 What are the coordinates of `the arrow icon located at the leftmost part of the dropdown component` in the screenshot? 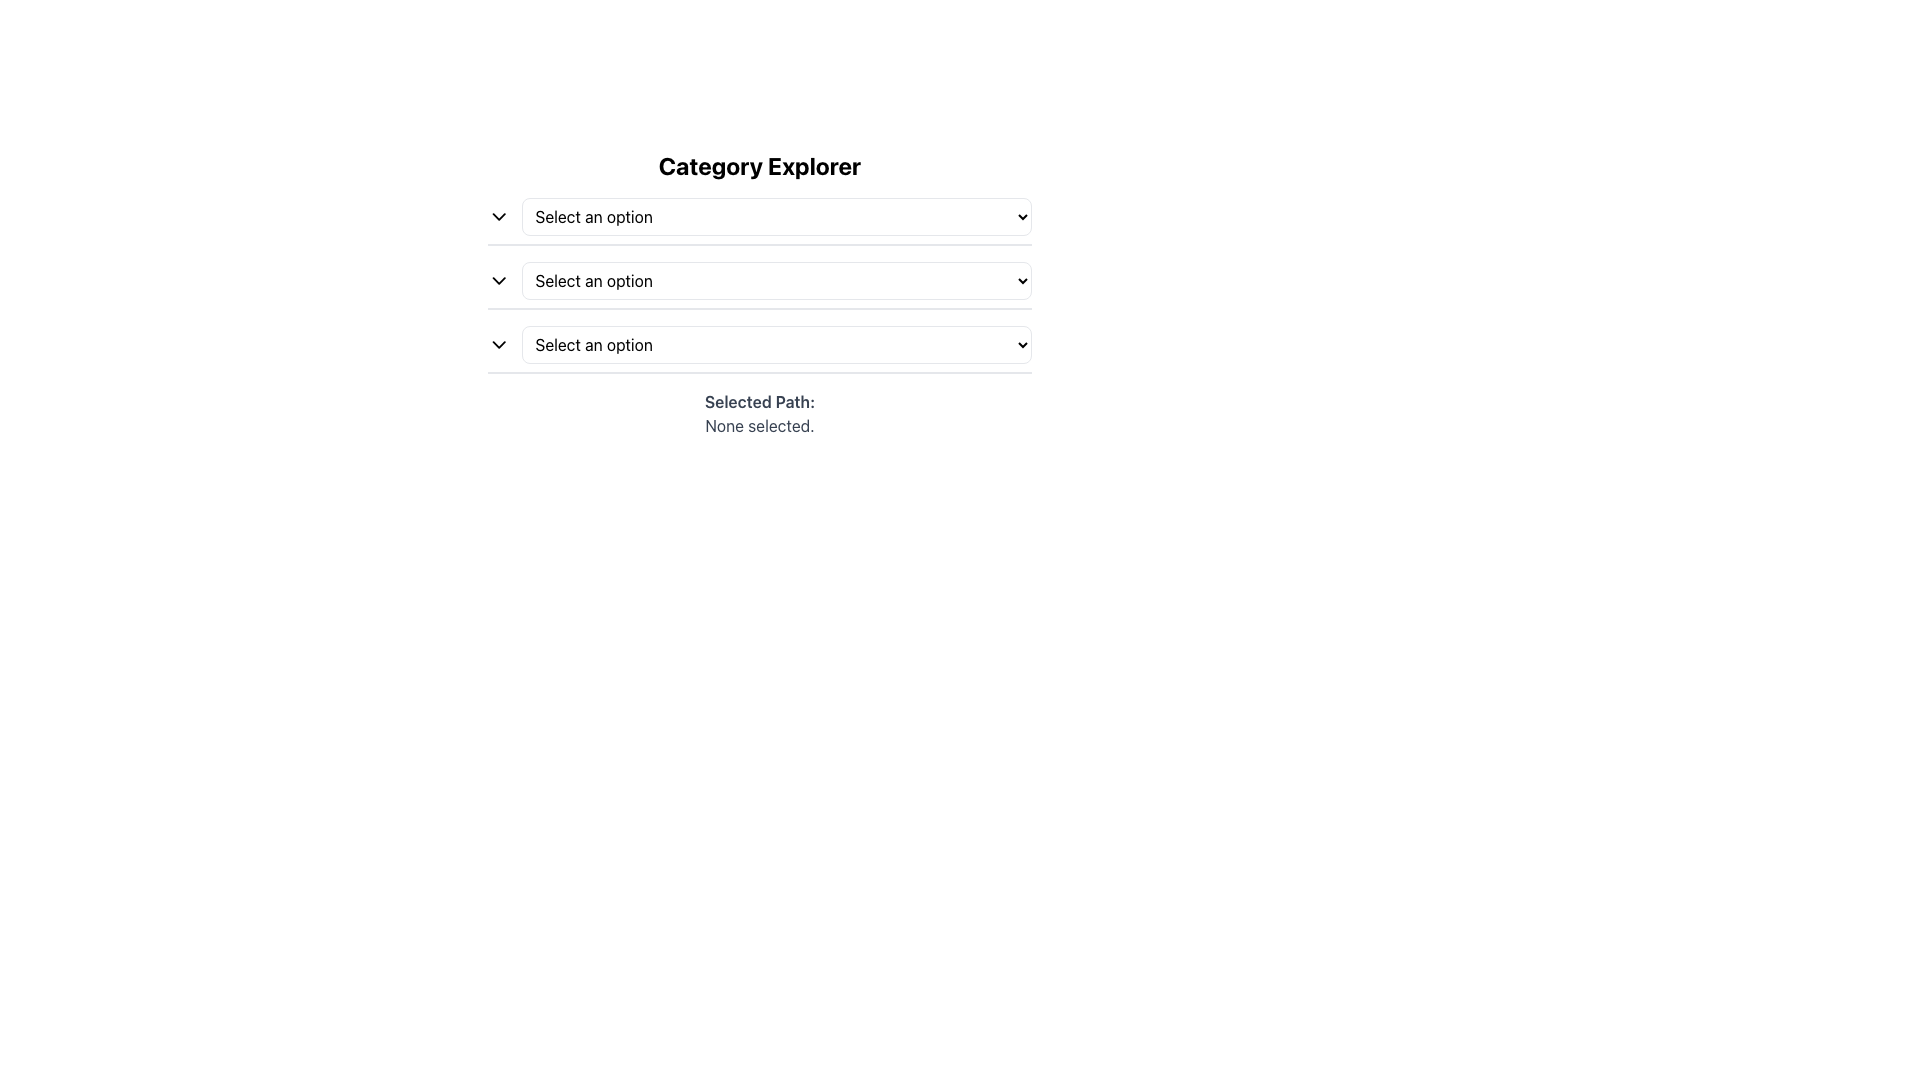 It's located at (499, 216).